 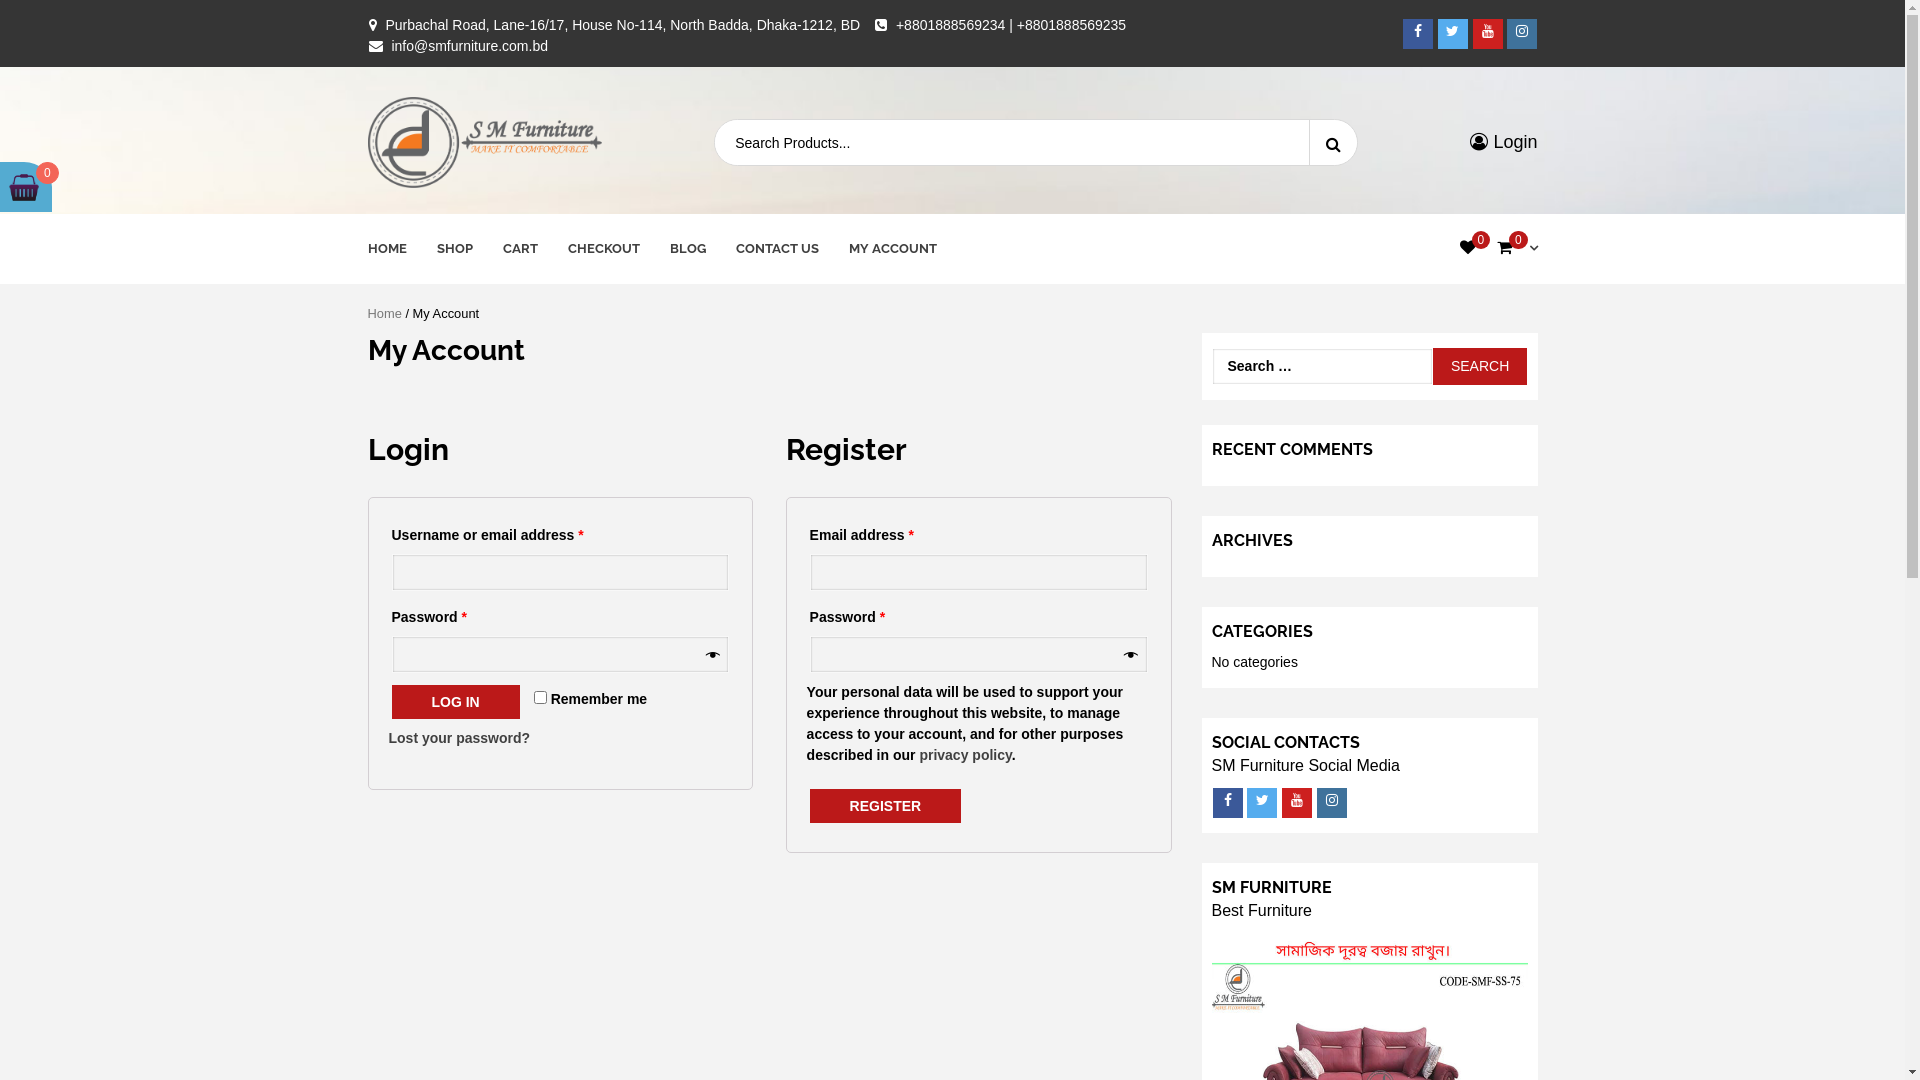 I want to click on 'LOG IN', so click(x=392, y=701).